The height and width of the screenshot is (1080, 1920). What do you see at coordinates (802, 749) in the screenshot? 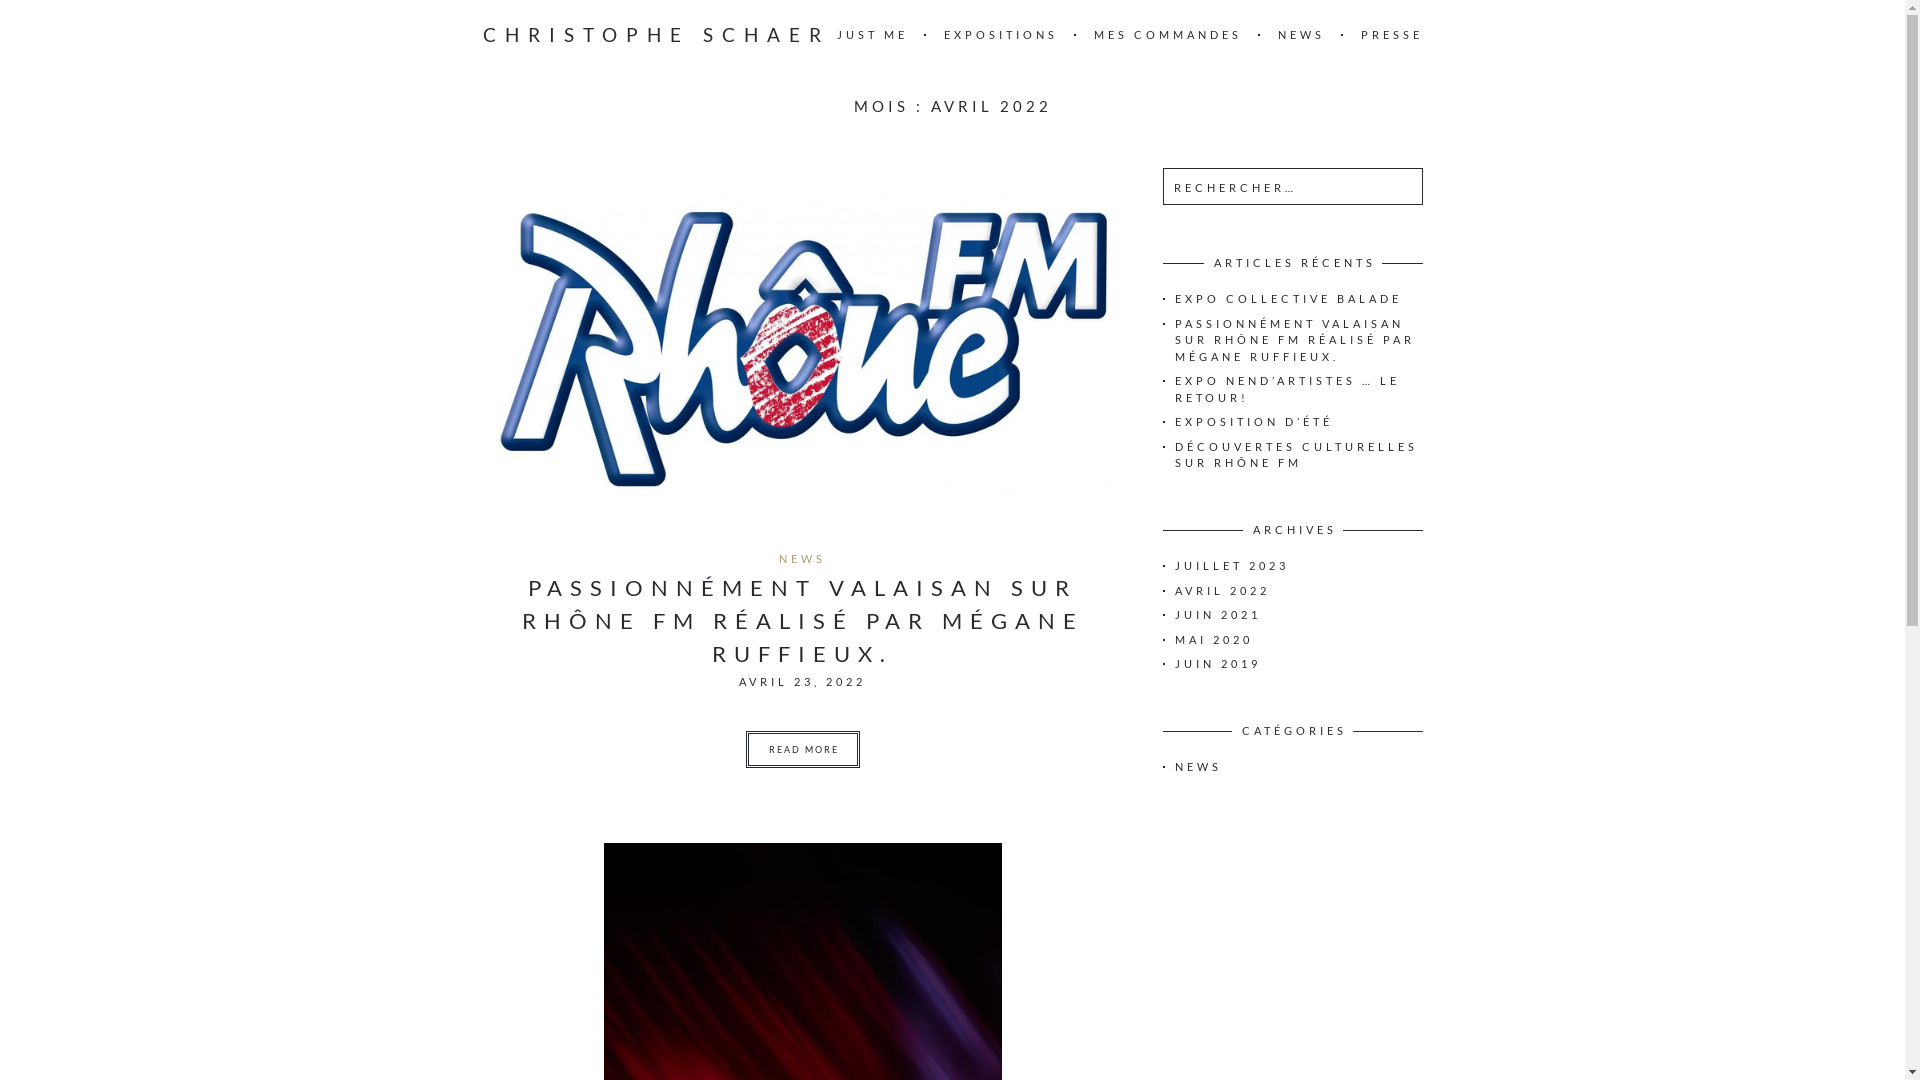
I see `'READ MORE'` at bounding box center [802, 749].